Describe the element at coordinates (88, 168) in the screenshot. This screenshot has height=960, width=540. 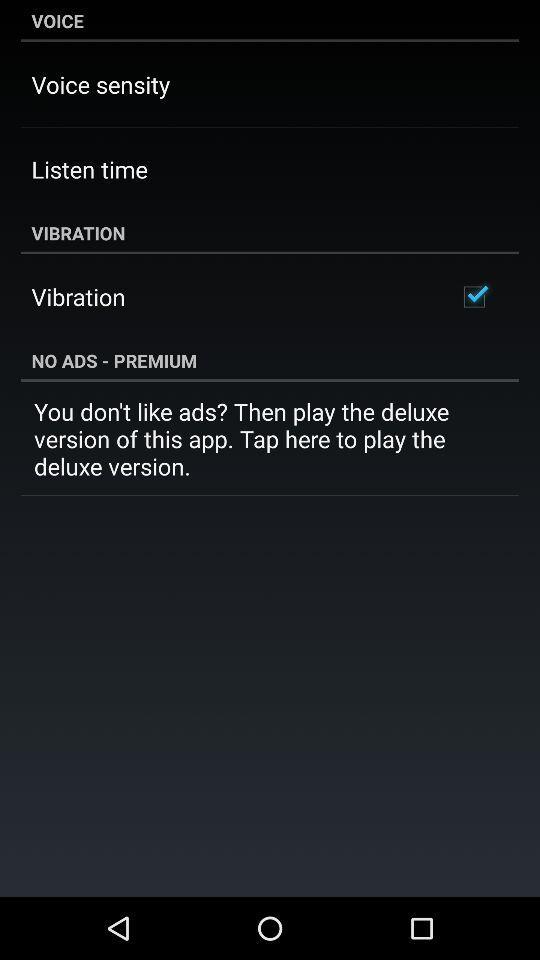
I see `item above vibration` at that location.